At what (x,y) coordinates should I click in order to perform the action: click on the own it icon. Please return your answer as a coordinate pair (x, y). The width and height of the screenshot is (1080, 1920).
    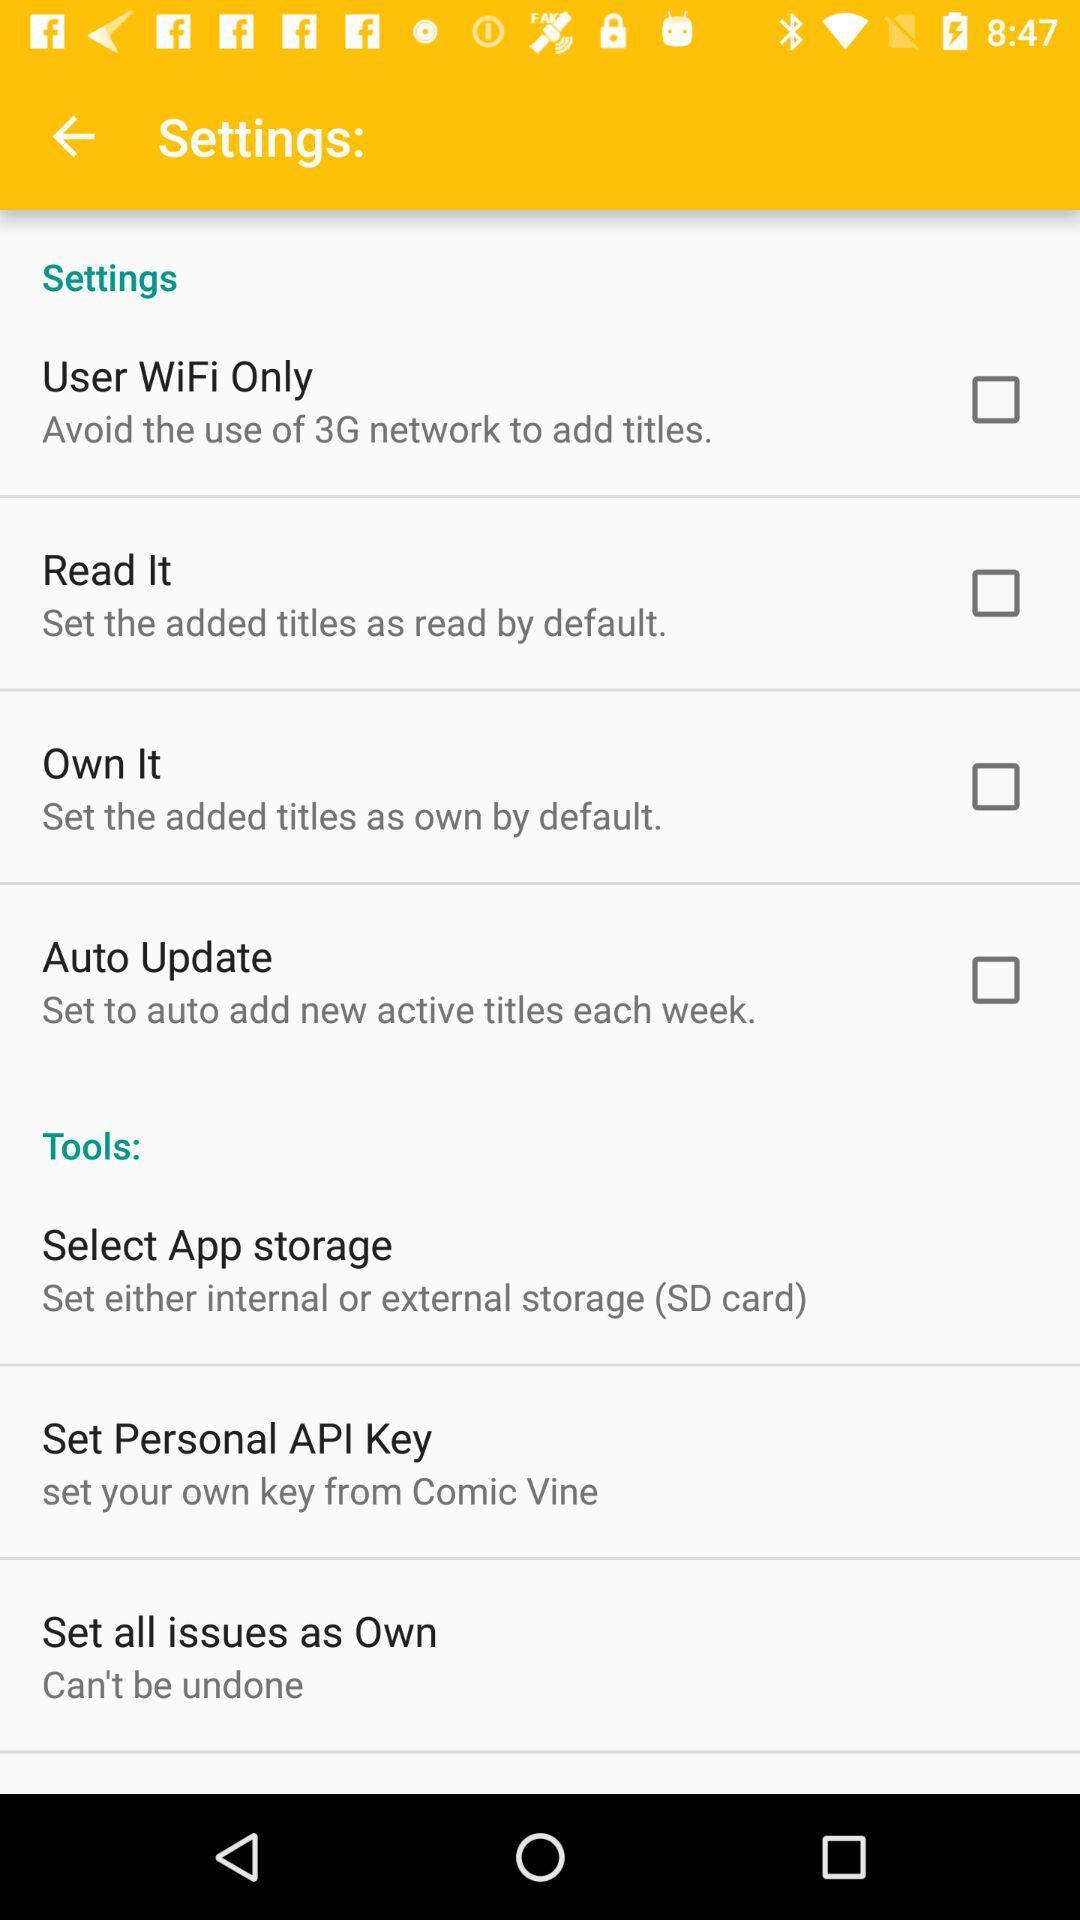
    Looking at the image, I should click on (101, 761).